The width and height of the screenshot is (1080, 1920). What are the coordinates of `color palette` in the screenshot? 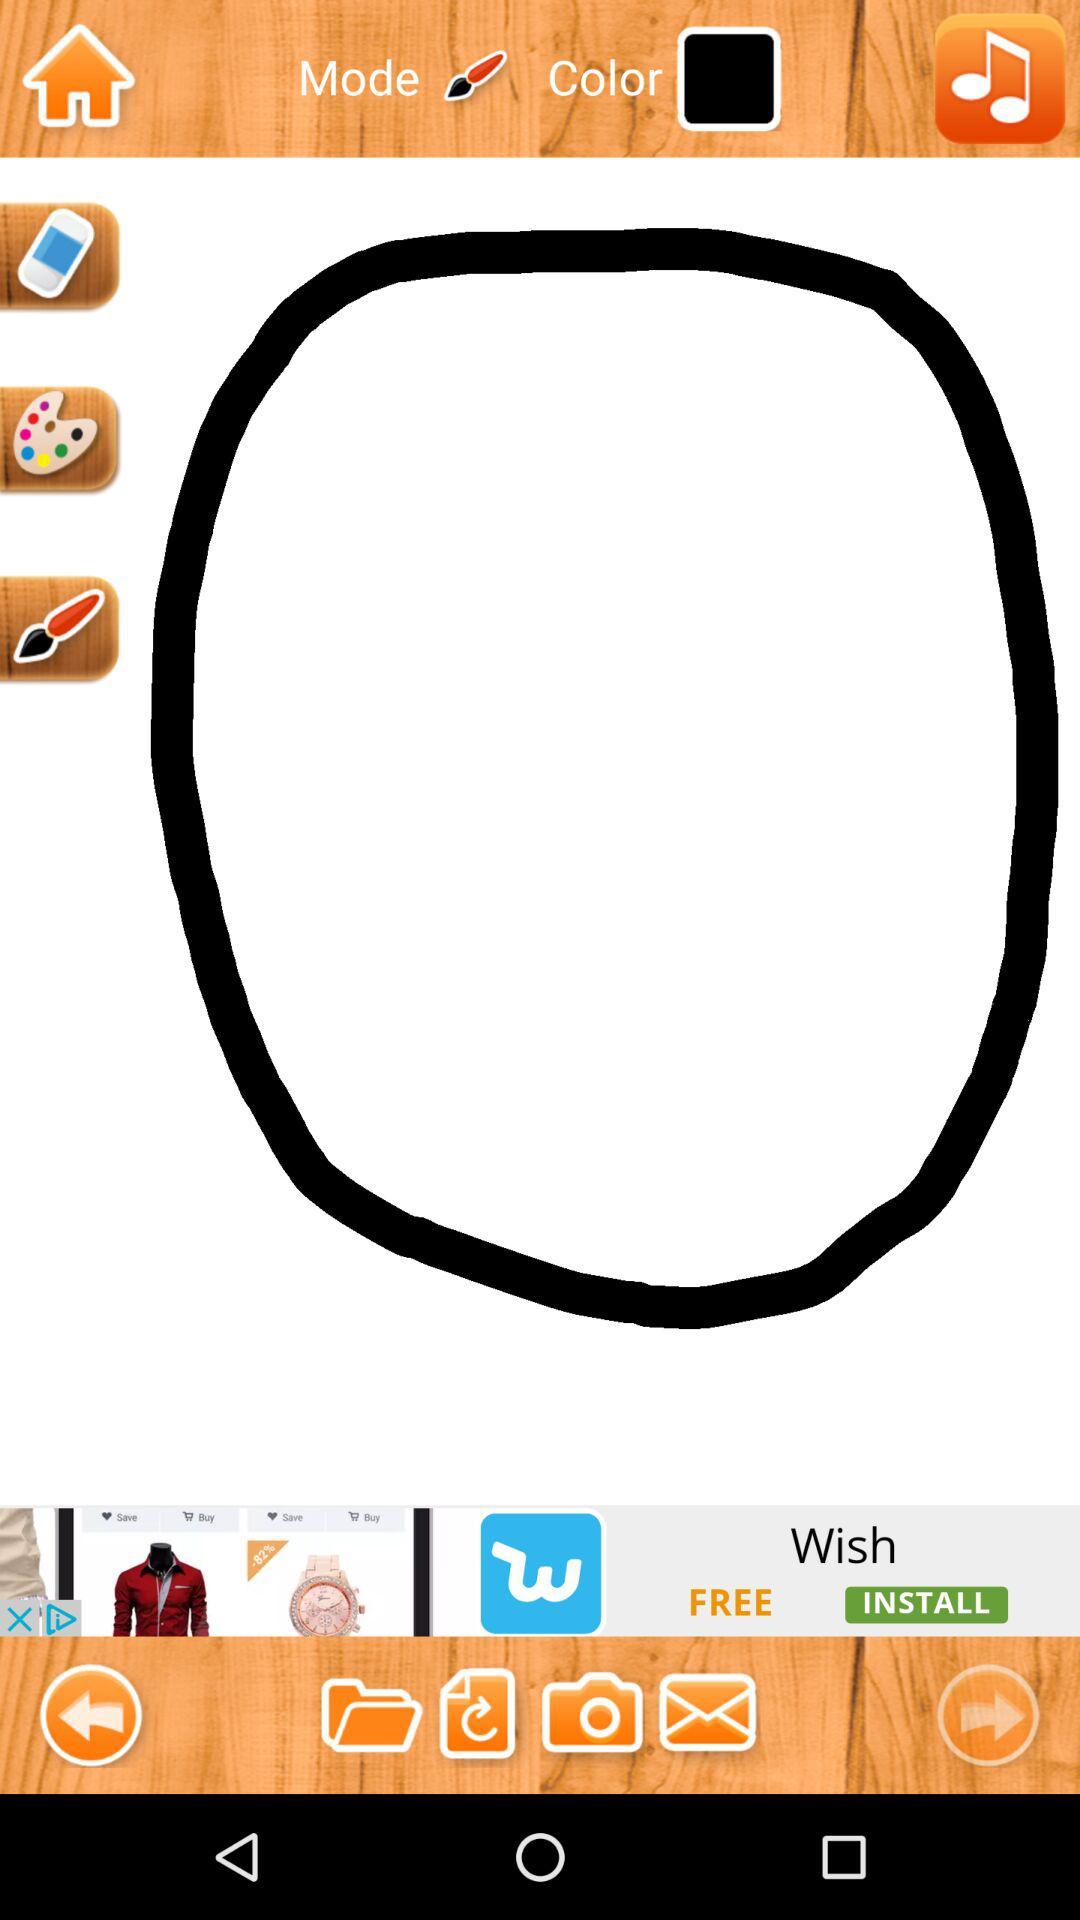 It's located at (60, 440).